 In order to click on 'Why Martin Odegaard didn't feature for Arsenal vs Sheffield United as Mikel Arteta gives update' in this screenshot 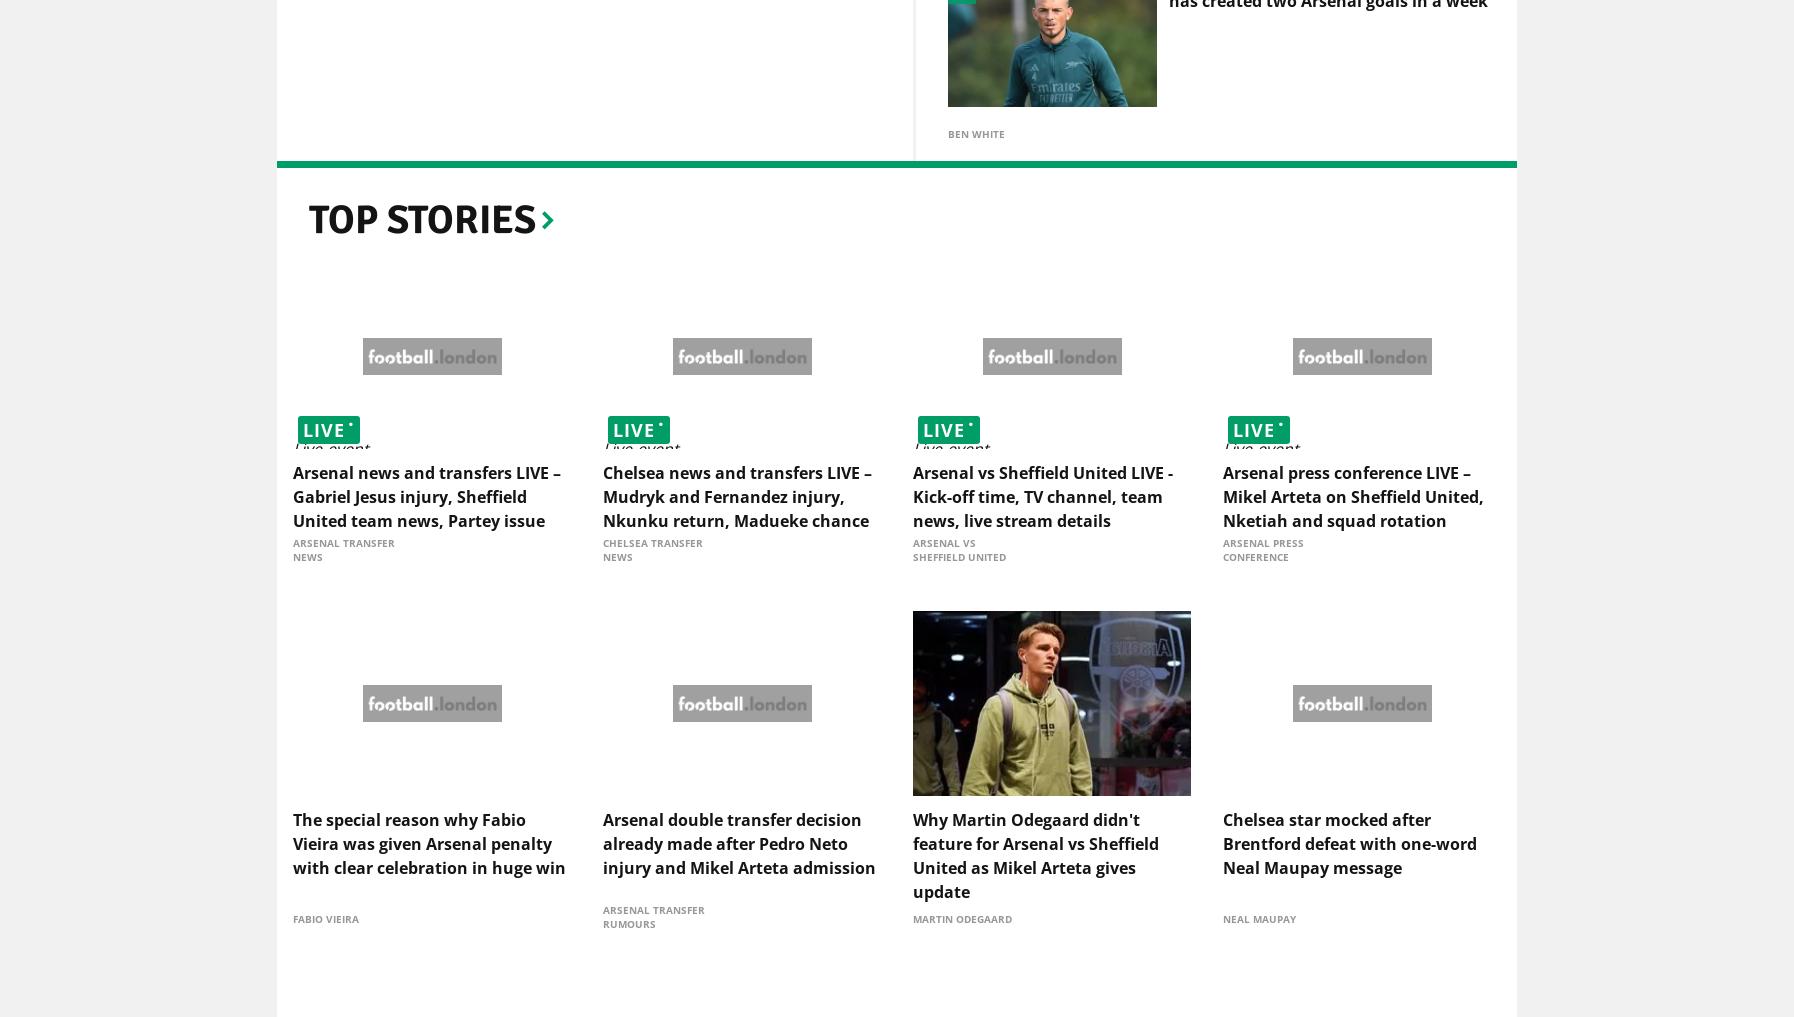, I will do `click(1035, 858)`.